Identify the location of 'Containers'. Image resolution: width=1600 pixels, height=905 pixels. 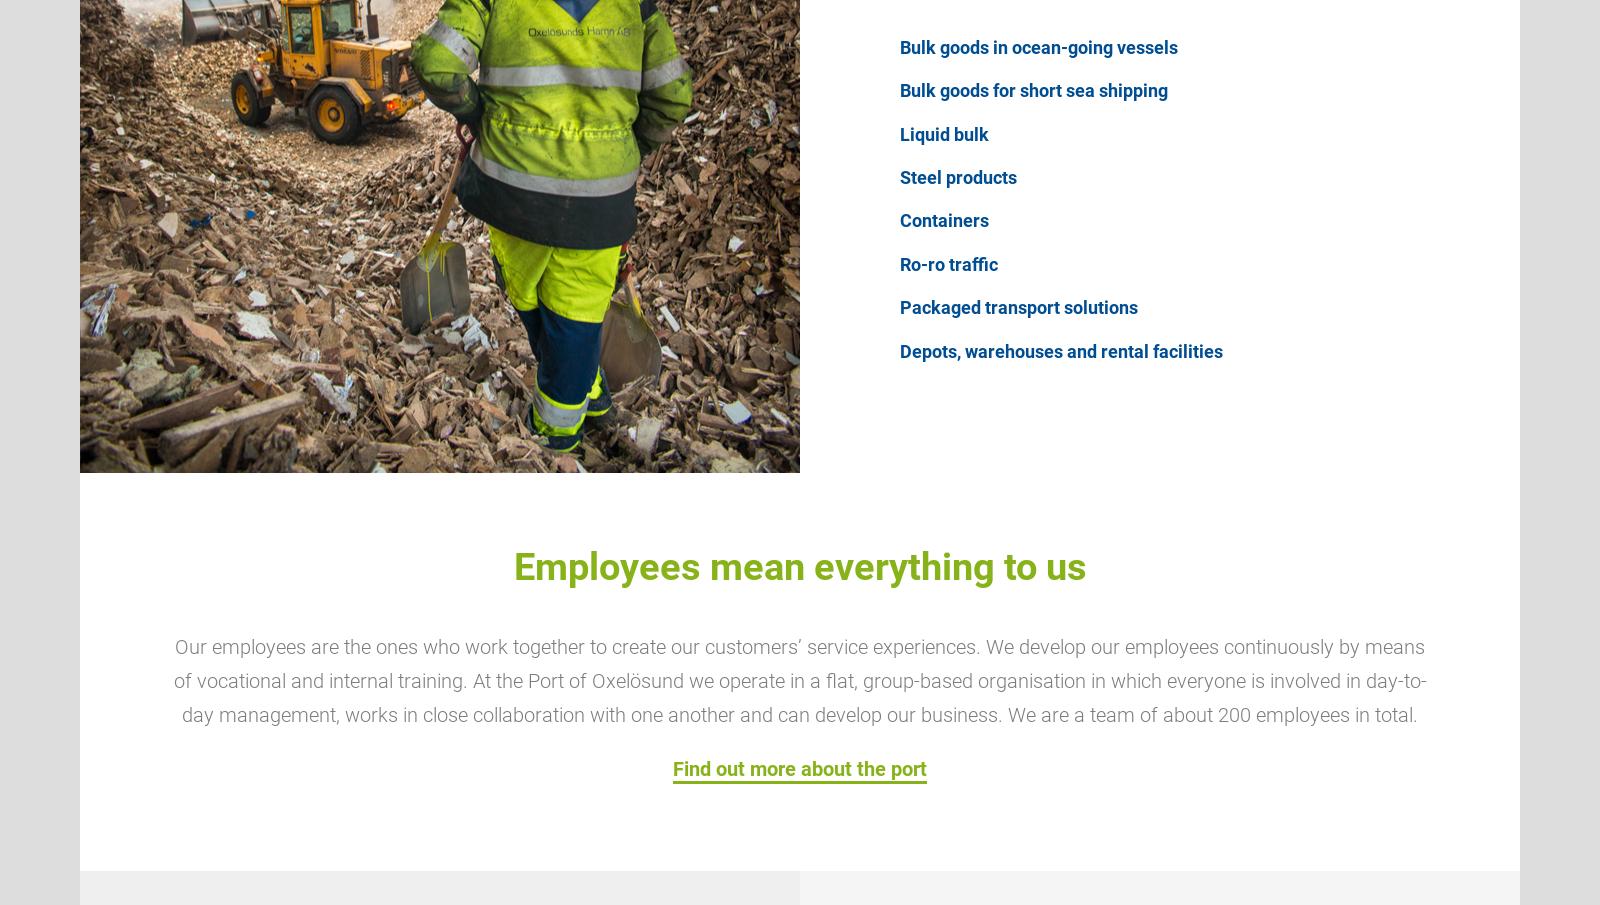
(943, 219).